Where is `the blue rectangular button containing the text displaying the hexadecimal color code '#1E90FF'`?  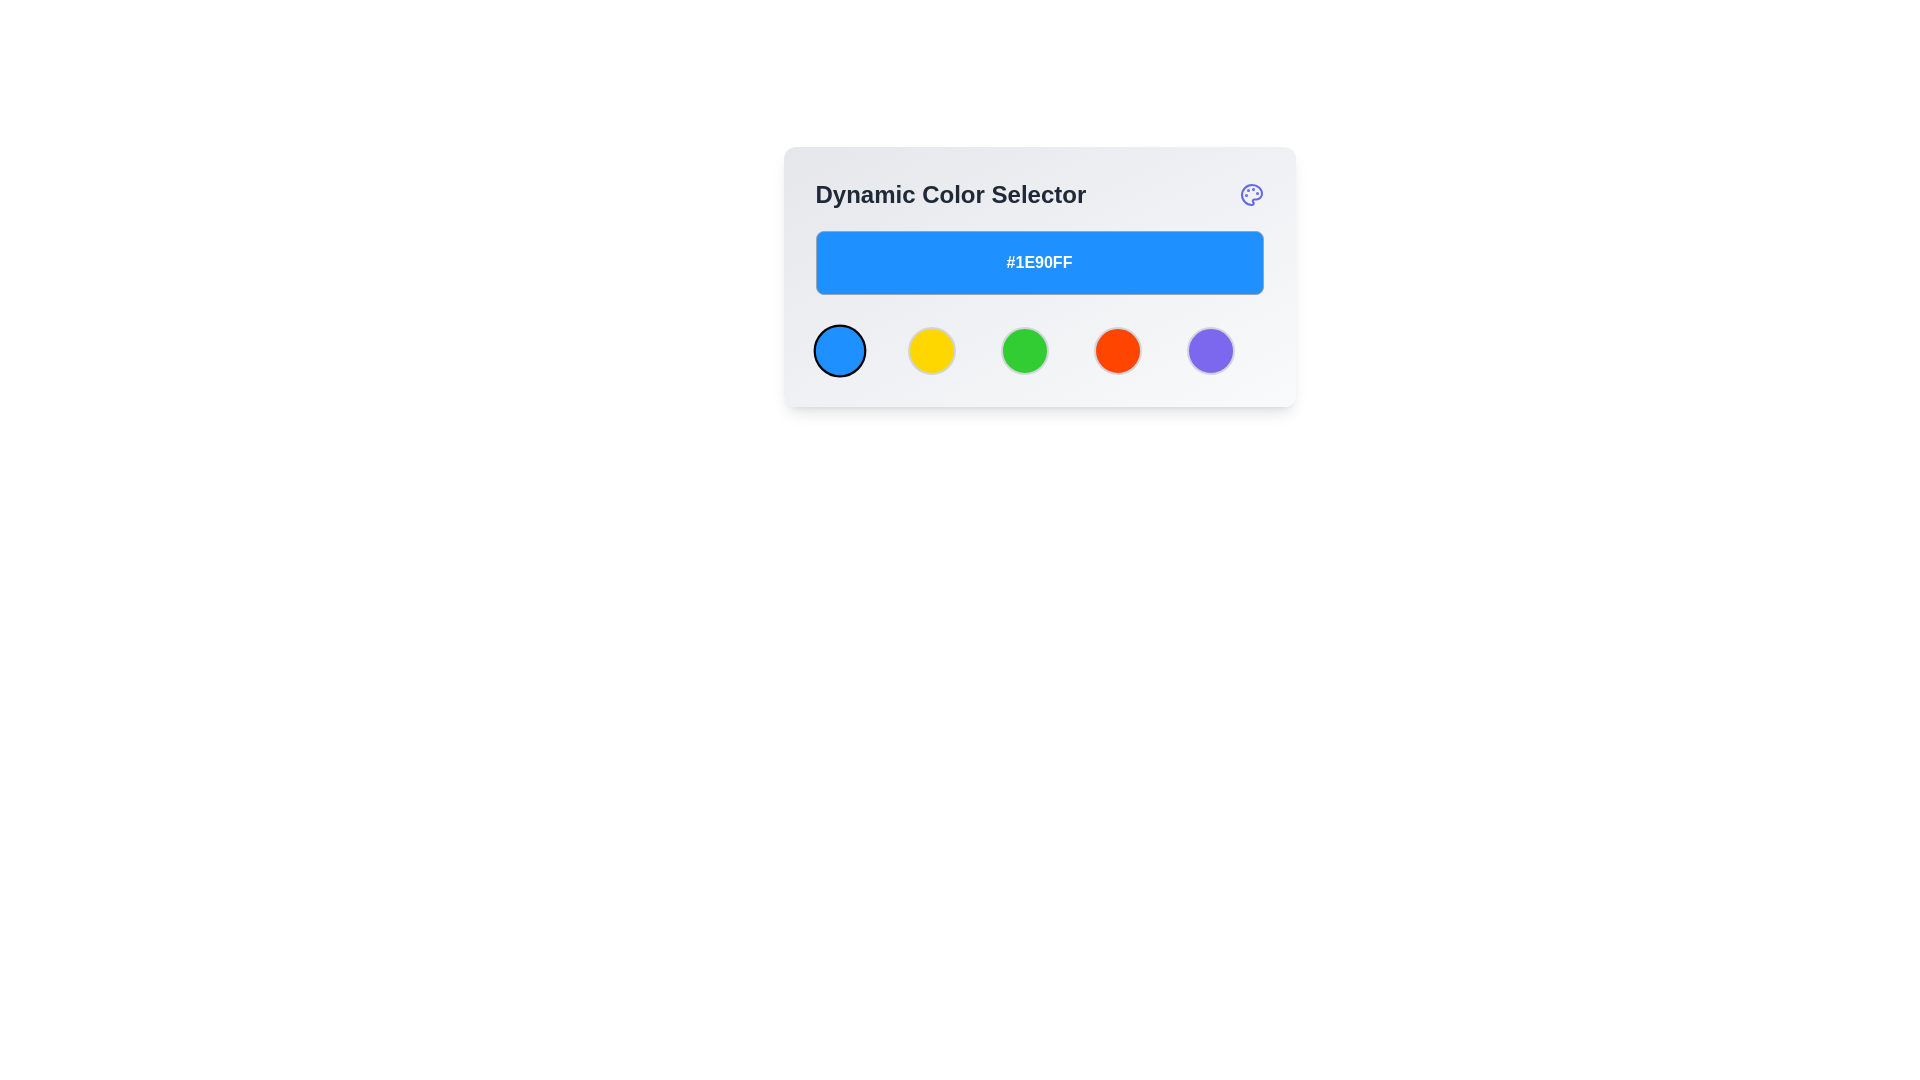
the blue rectangular button containing the text displaying the hexadecimal color code '#1E90FF' is located at coordinates (1039, 261).